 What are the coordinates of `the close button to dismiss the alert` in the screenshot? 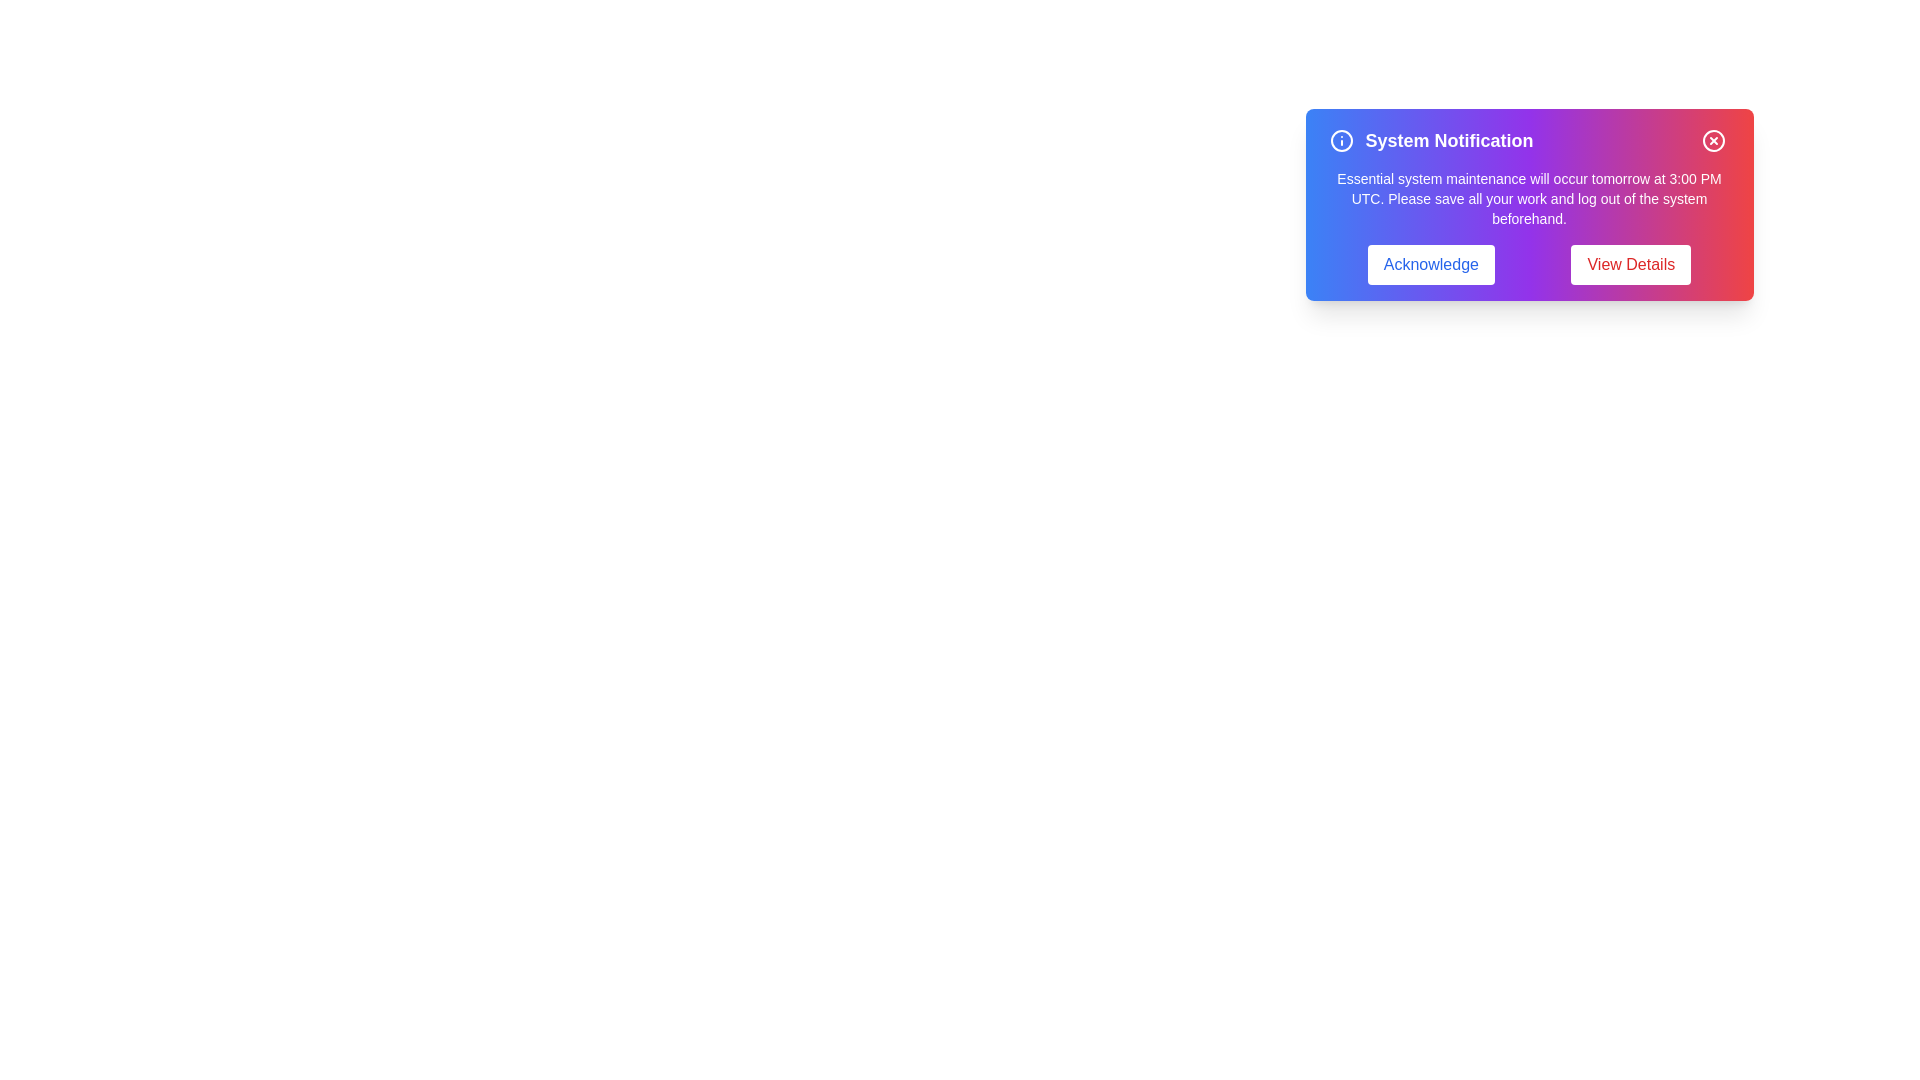 It's located at (1712, 140).